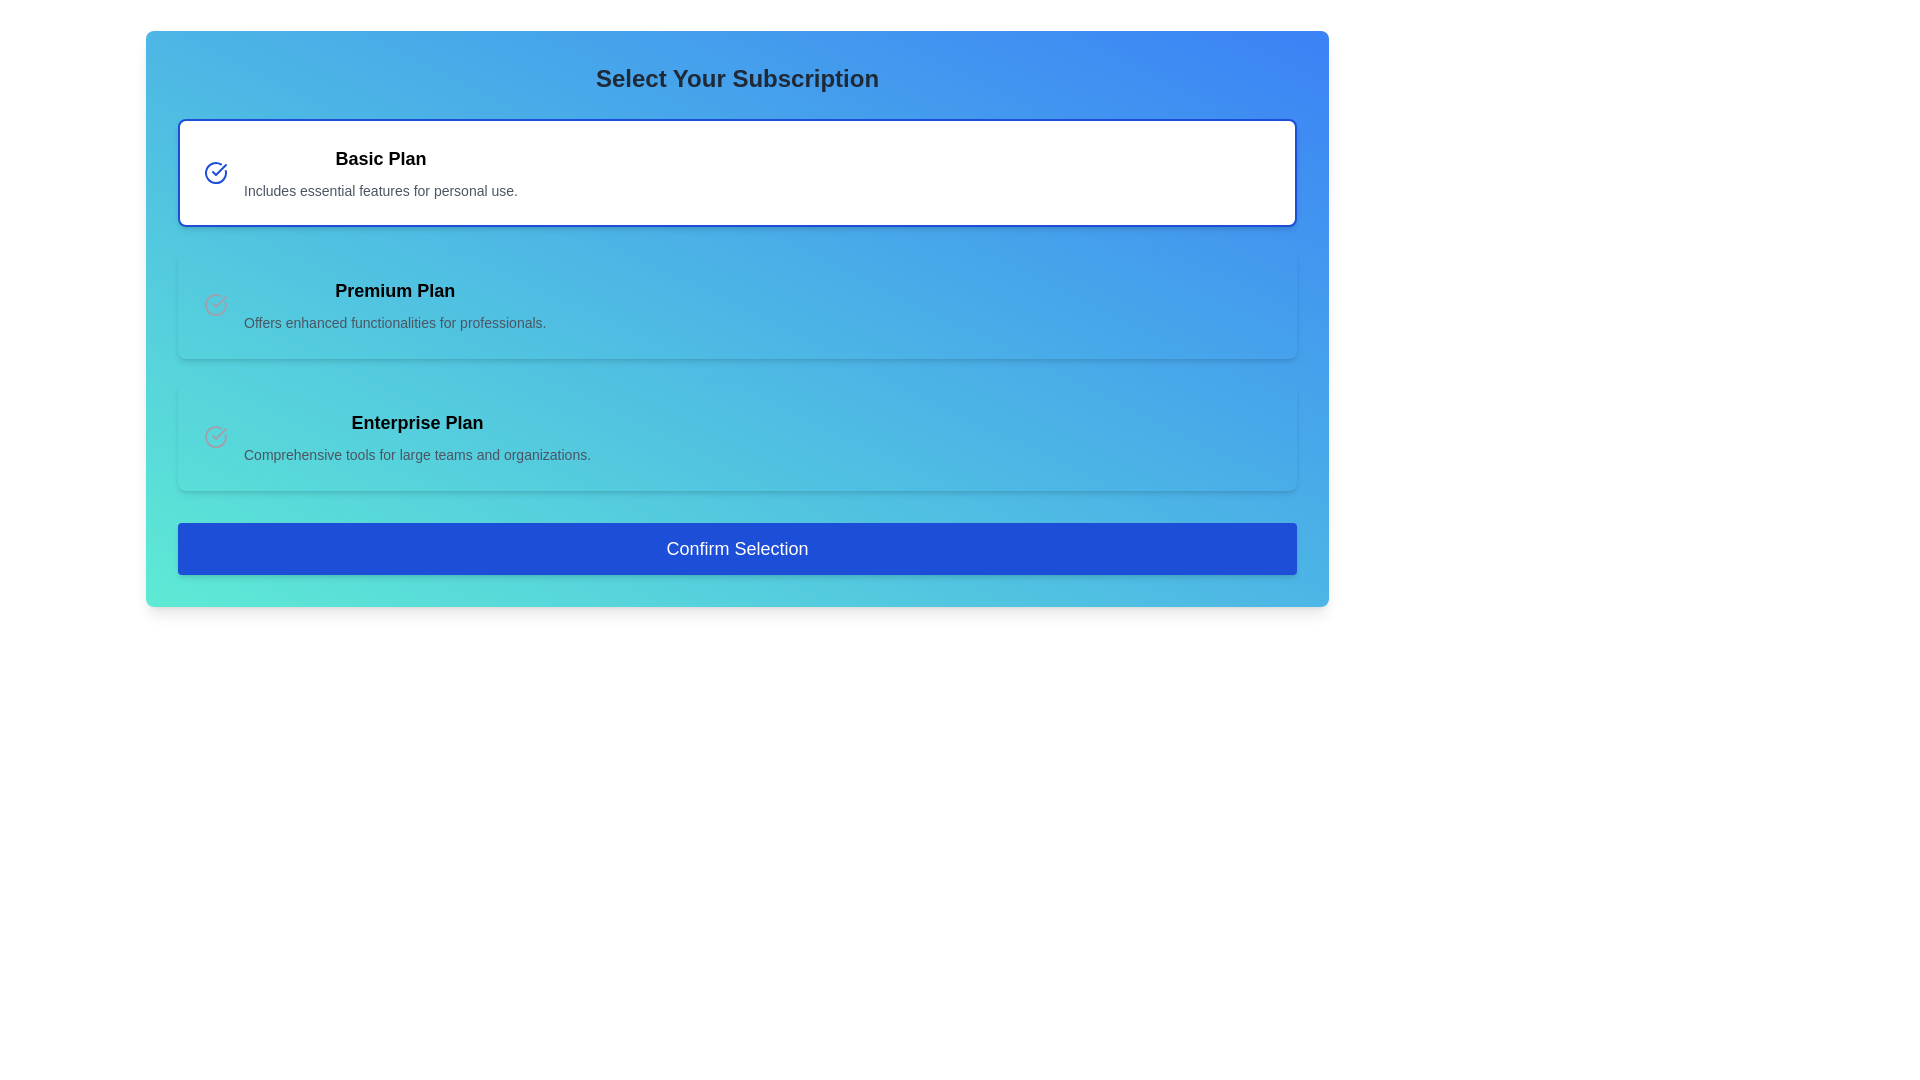 This screenshot has height=1080, width=1920. I want to click on the confirmation button for subscription choice, so click(736, 548).